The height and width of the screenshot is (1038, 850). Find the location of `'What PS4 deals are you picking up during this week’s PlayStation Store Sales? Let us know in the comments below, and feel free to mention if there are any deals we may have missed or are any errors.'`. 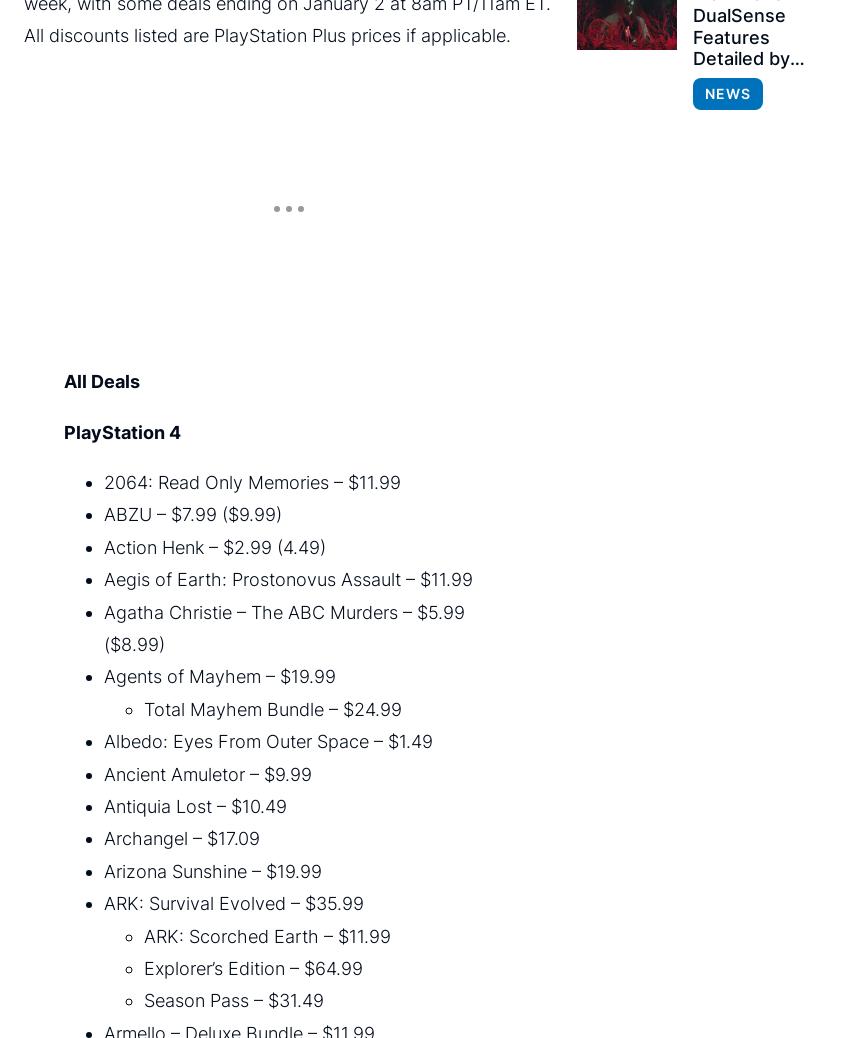

'What PS4 deals are you picking up during this week’s PlayStation Store Sales? Let us know in the comments below, and feel free to mention if there are any deals we may have missed or are any errors.' is located at coordinates (275, 815).